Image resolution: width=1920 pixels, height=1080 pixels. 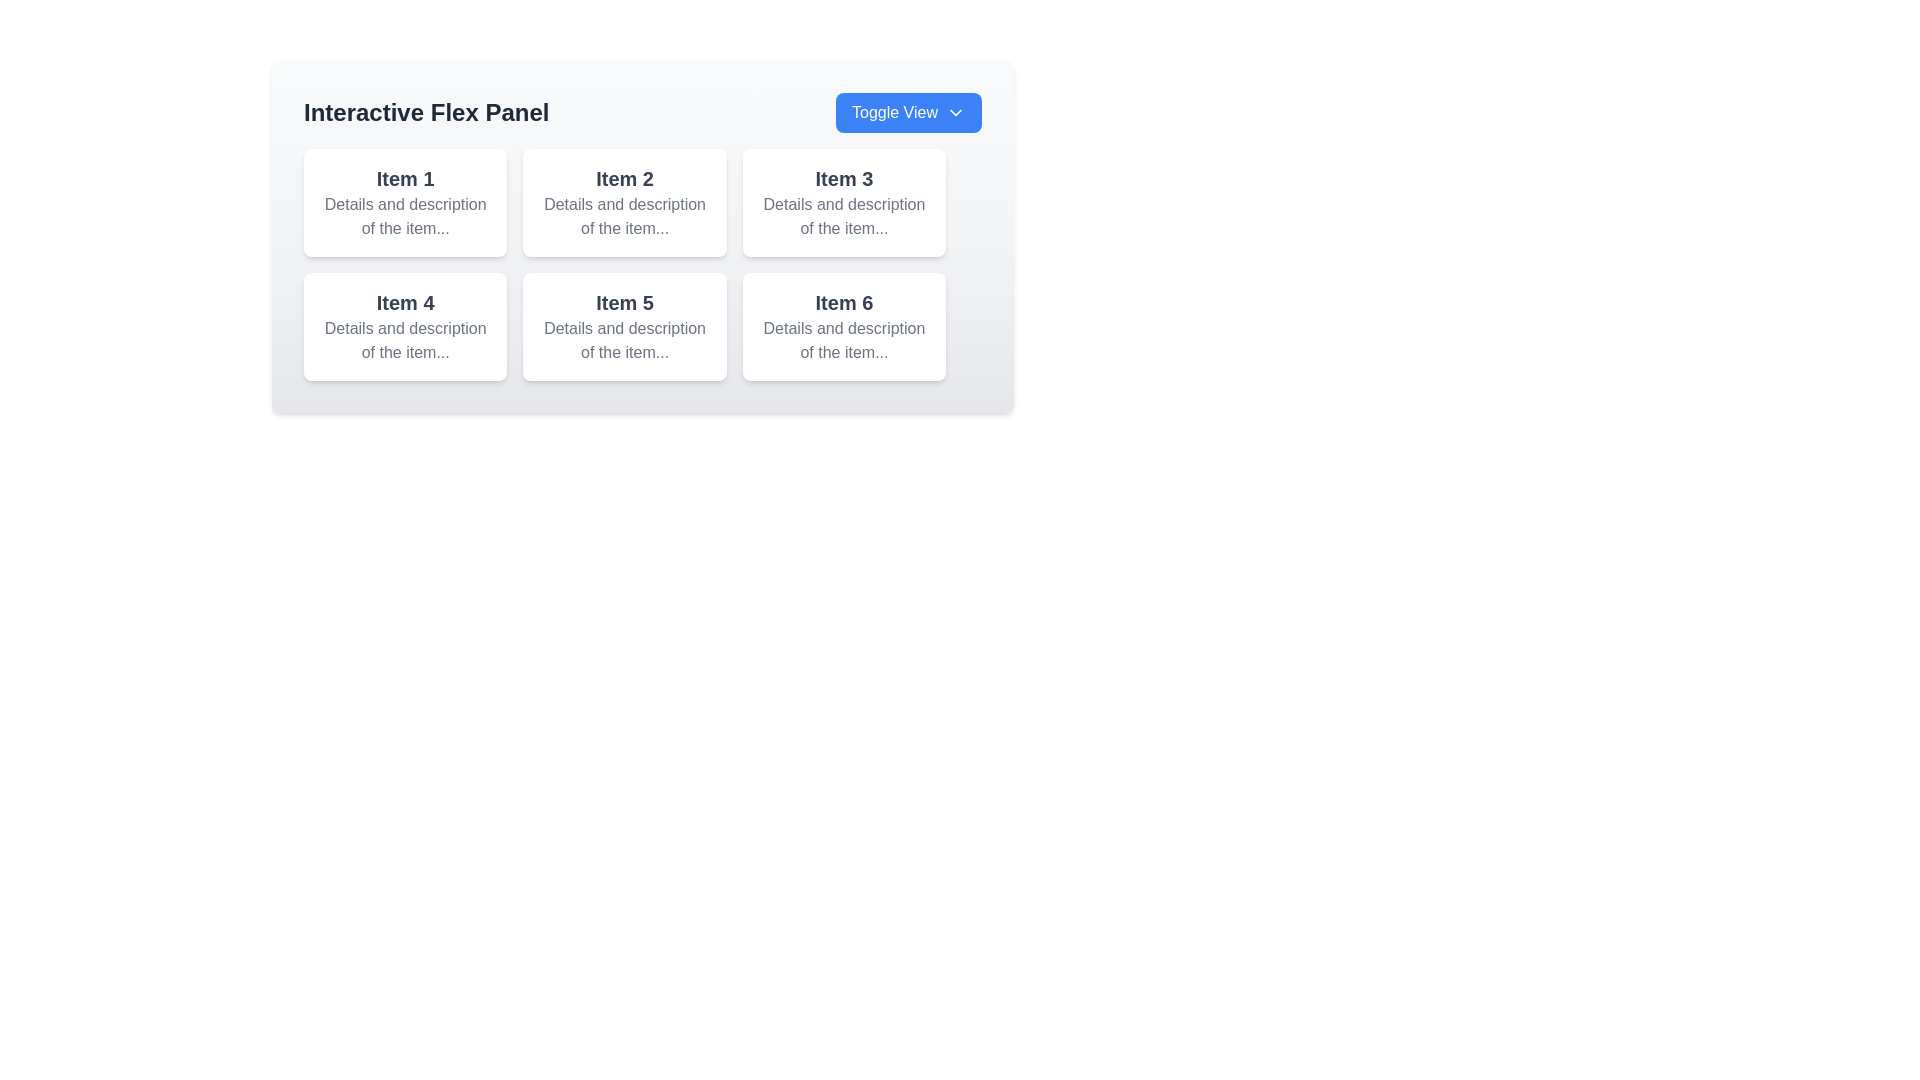 I want to click on the informational text display located in the third card of the grid layout, positioned below the title 'Item 3', so click(x=844, y=216).